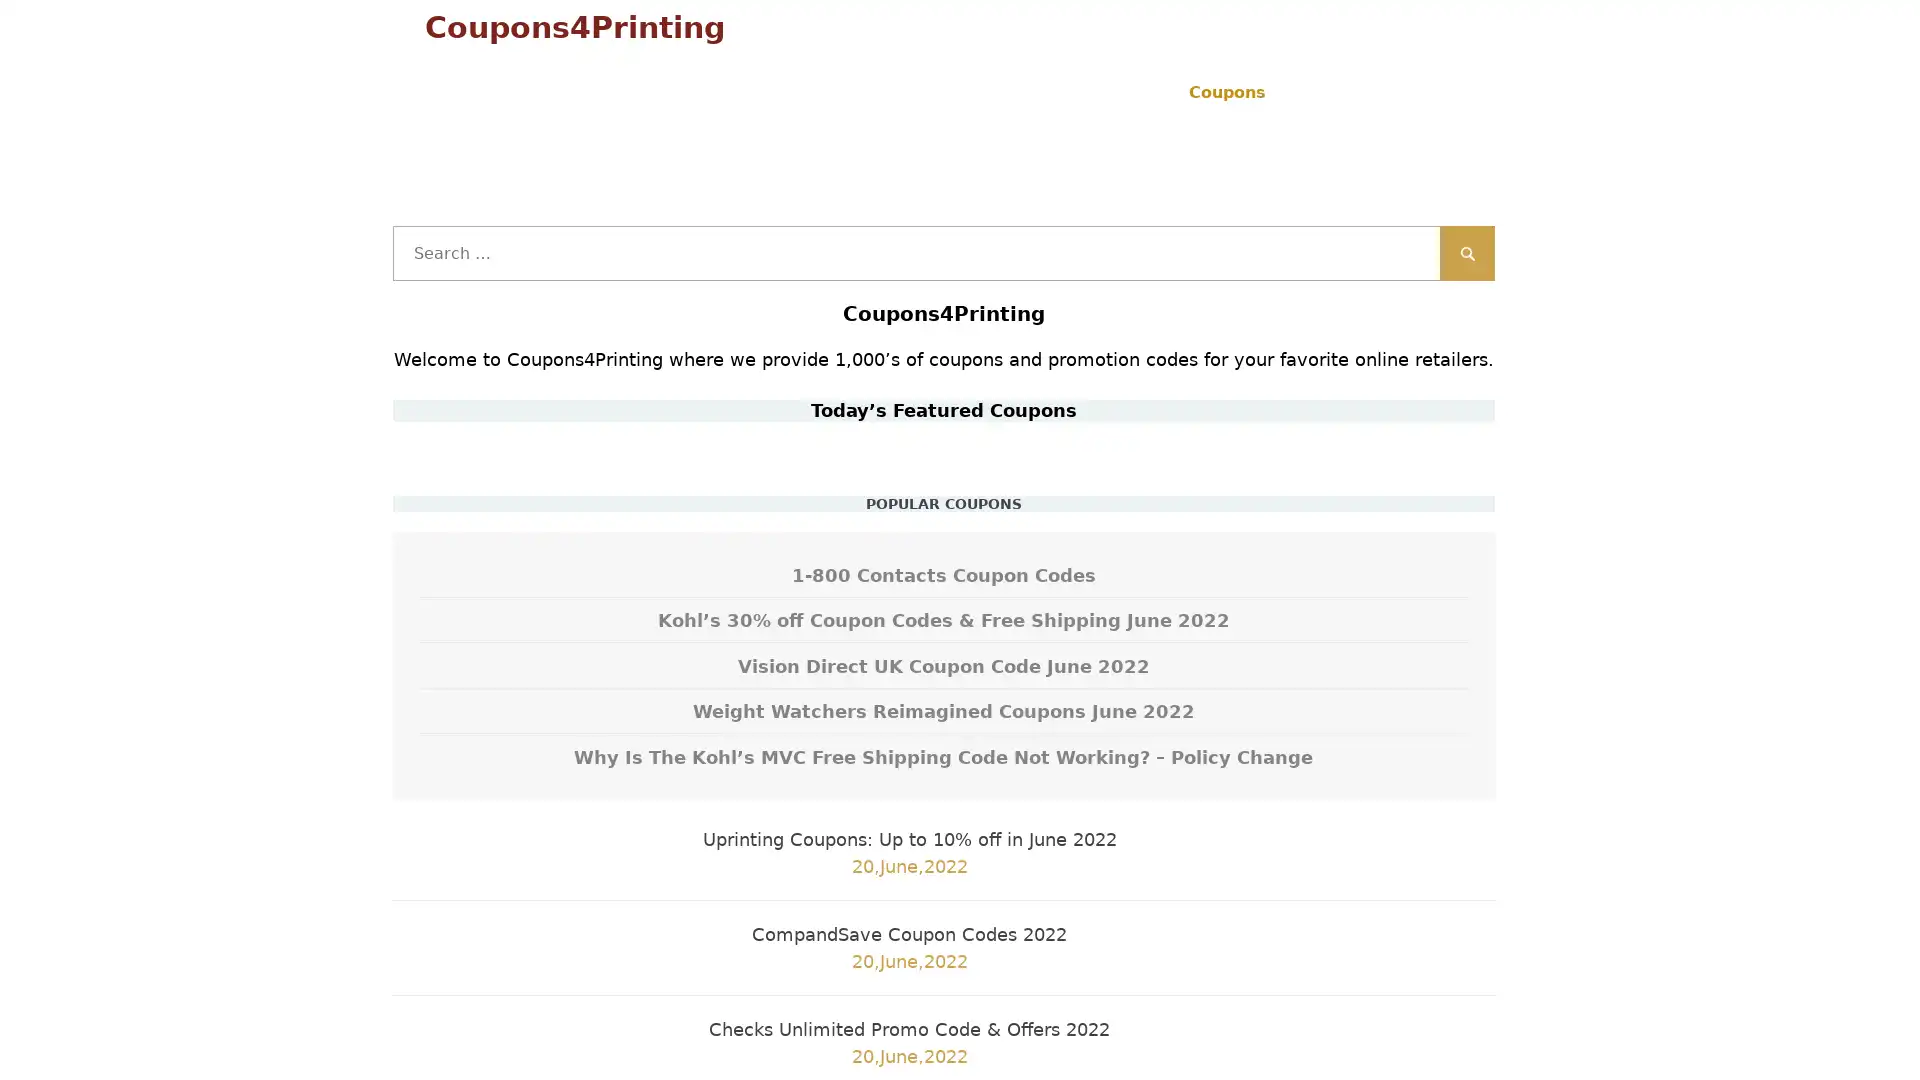  Describe the element at coordinates (1467, 252) in the screenshot. I see `Search` at that location.